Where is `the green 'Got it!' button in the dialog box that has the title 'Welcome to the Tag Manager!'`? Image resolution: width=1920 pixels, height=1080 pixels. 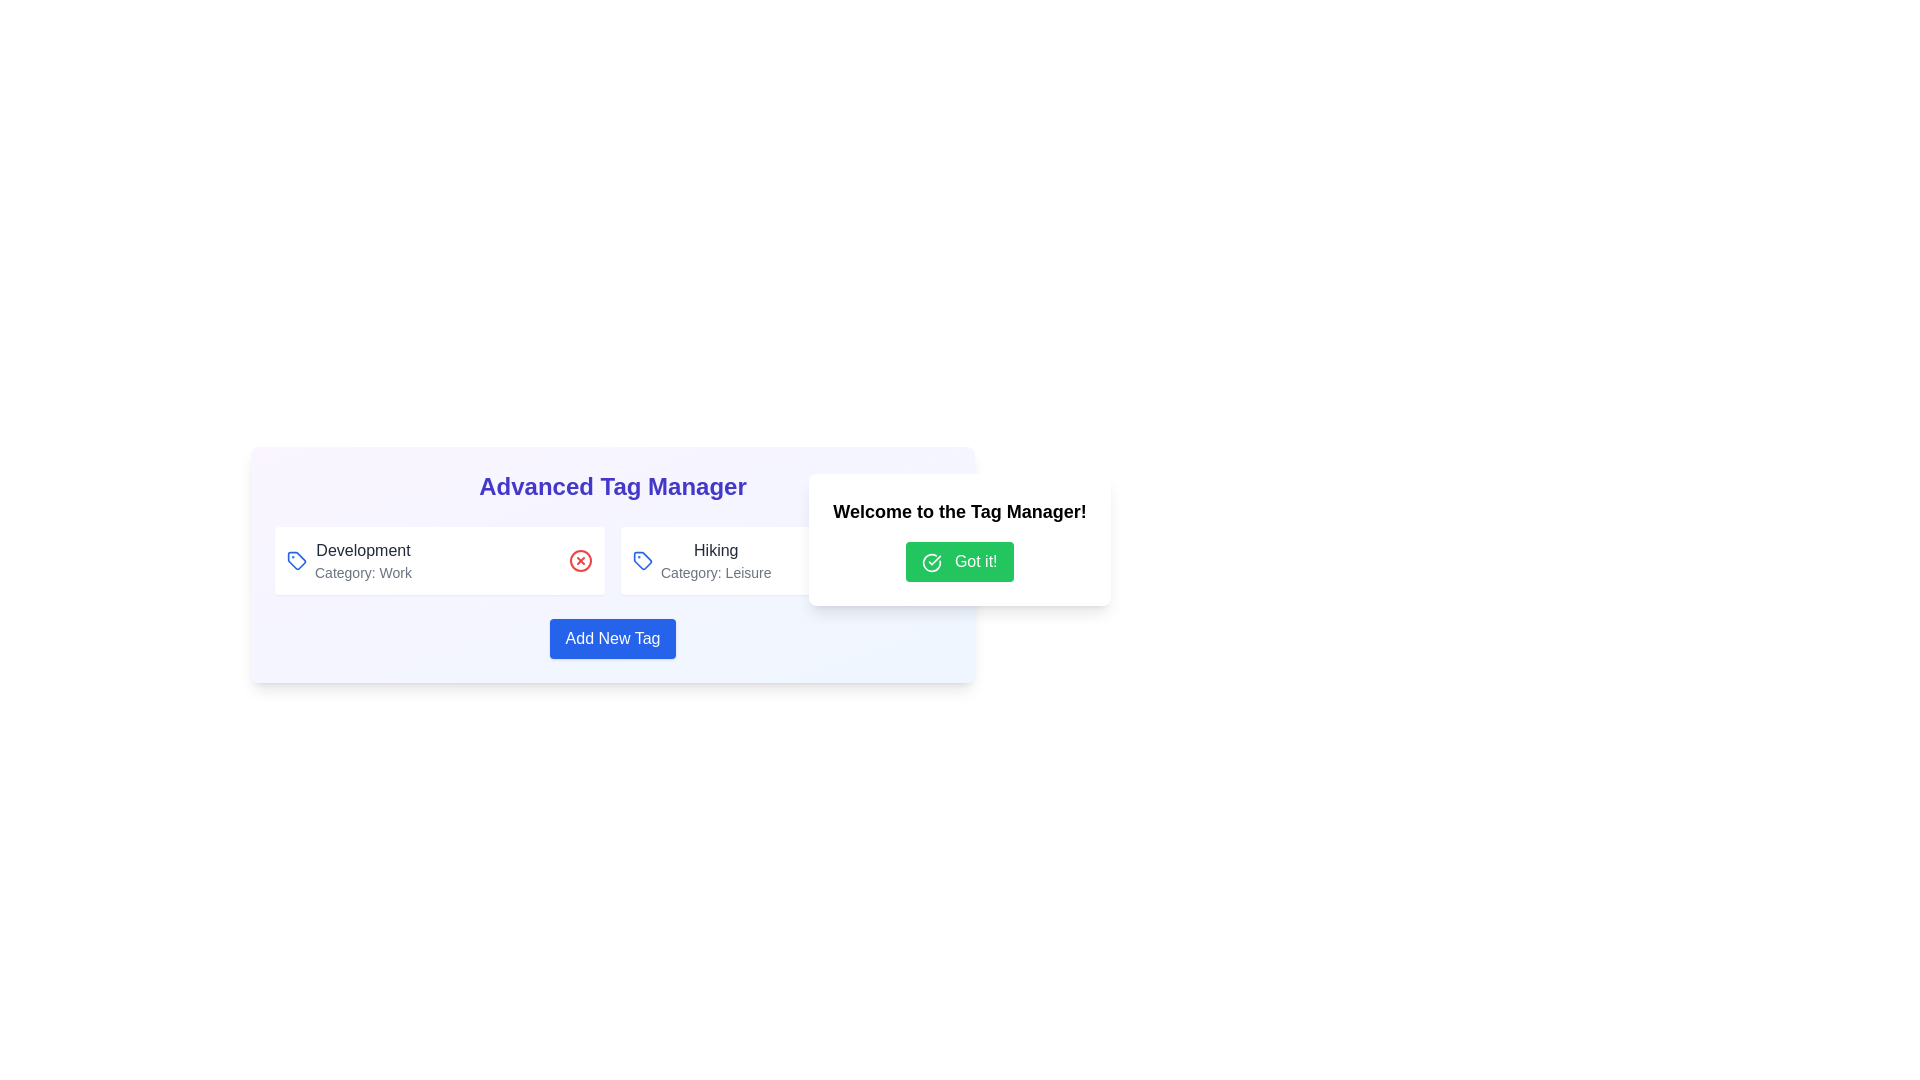
the green 'Got it!' button in the dialog box that has the title 'Welcome to the Tag Manager!' is located at coordinates (960, 540).